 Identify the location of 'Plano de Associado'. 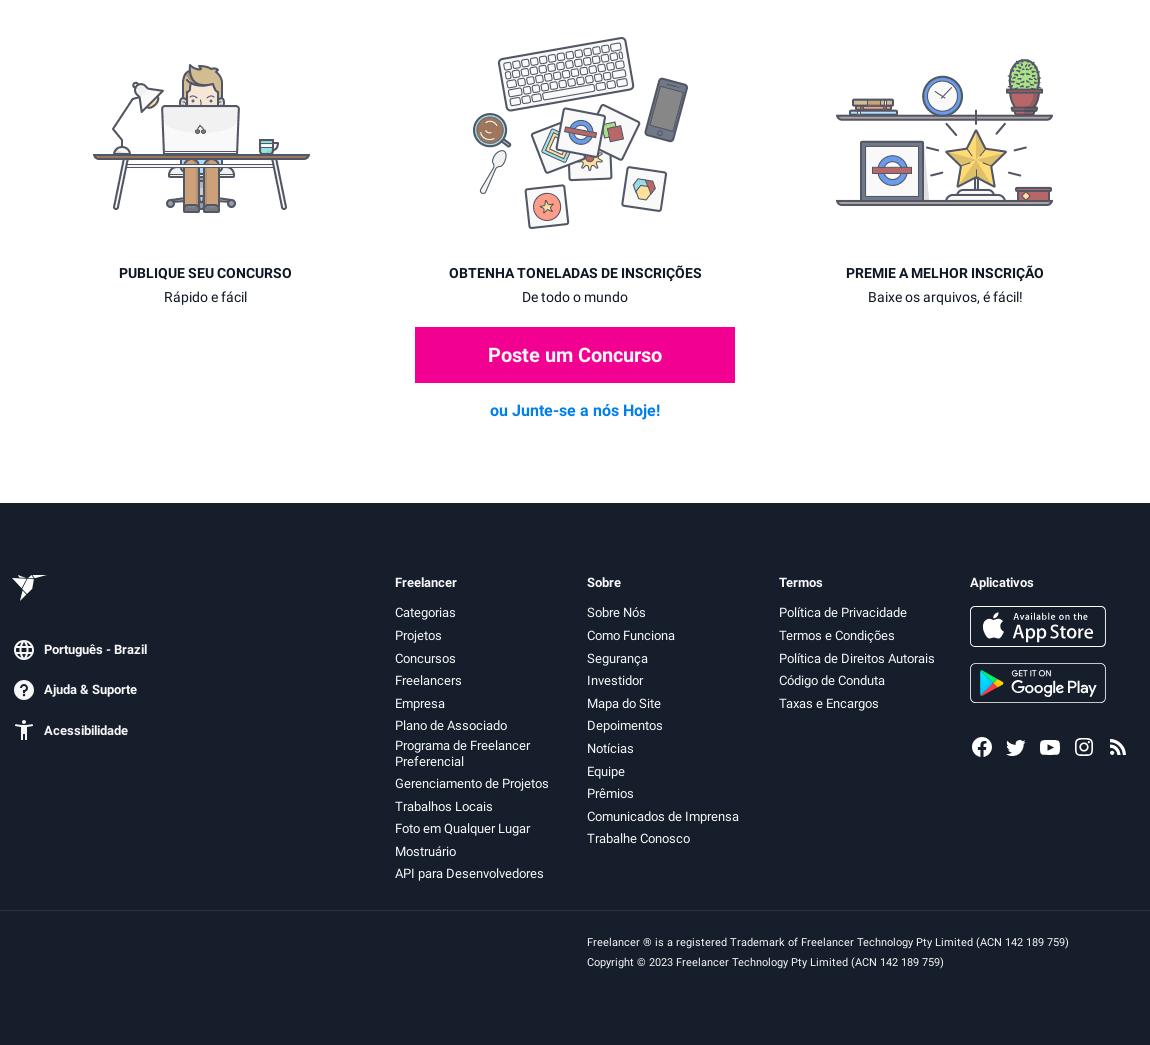
(451, 724).